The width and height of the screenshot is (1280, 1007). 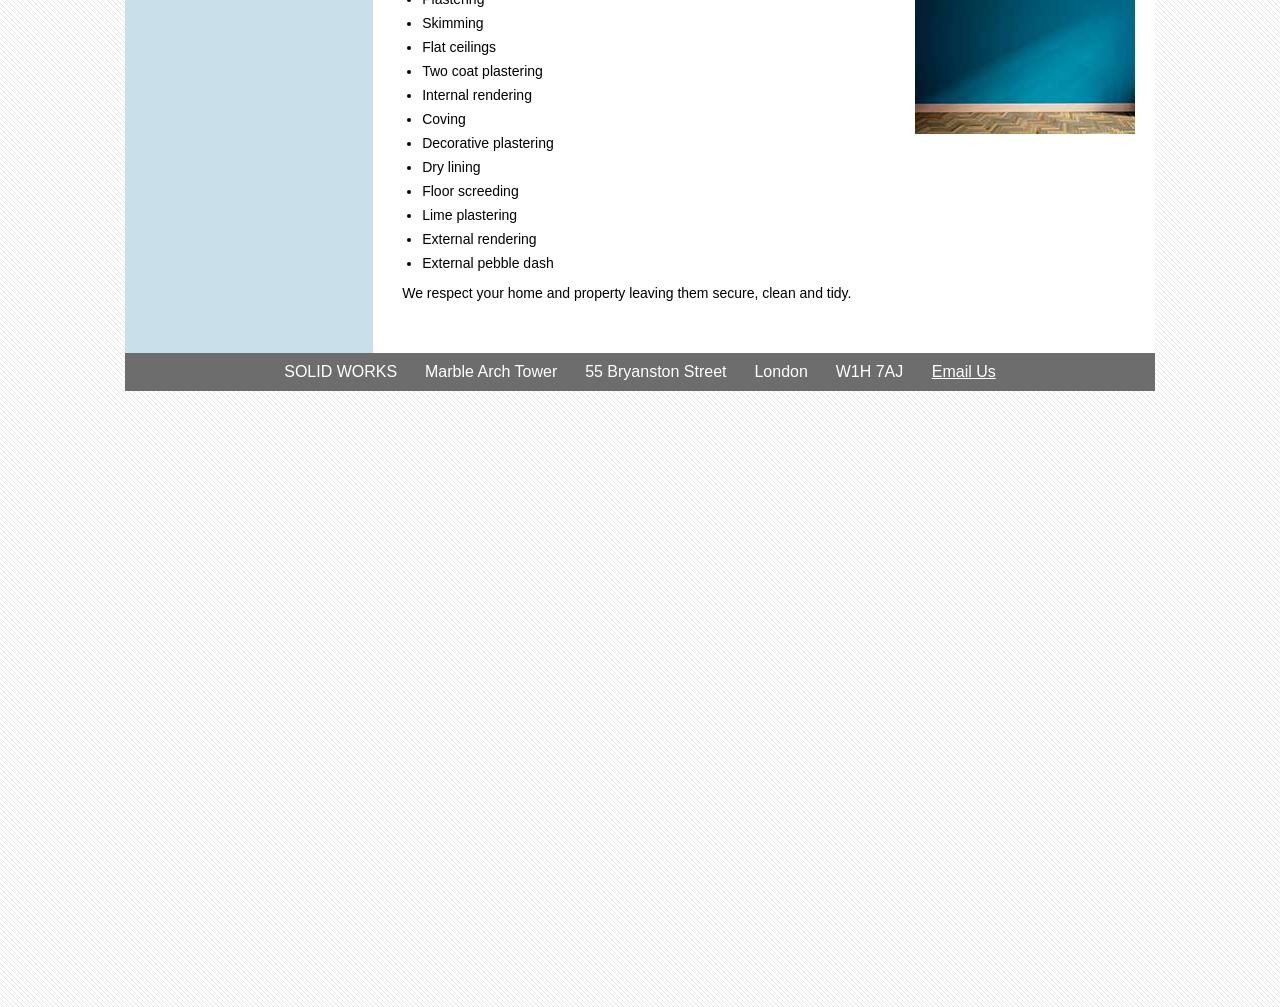 What do you see at coordinates (475, 94) in the screenshot?
I see `'Internal rendering'` at bounding box center [475, 94].